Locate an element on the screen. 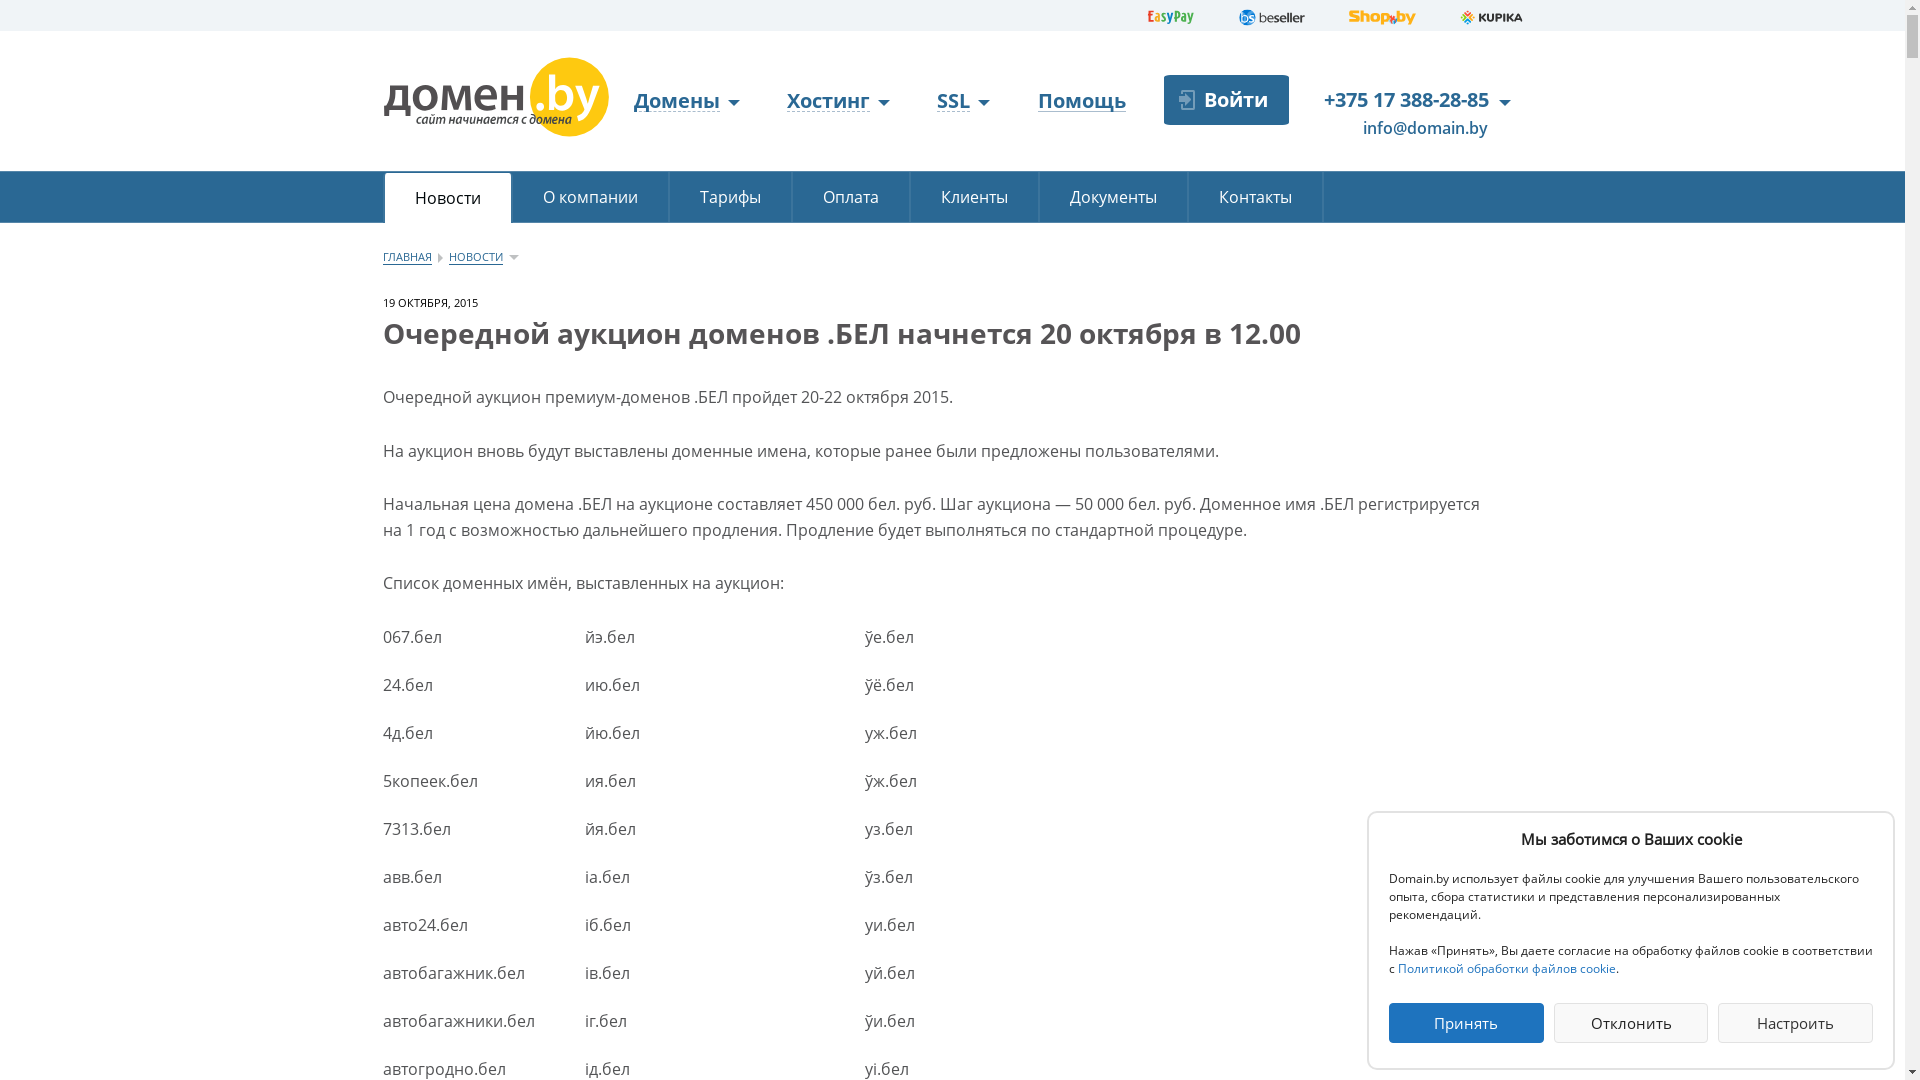 The height and width of the screenshot is (1080, 1920). 'info@domain.by' is located at coordinates (1410, 128).